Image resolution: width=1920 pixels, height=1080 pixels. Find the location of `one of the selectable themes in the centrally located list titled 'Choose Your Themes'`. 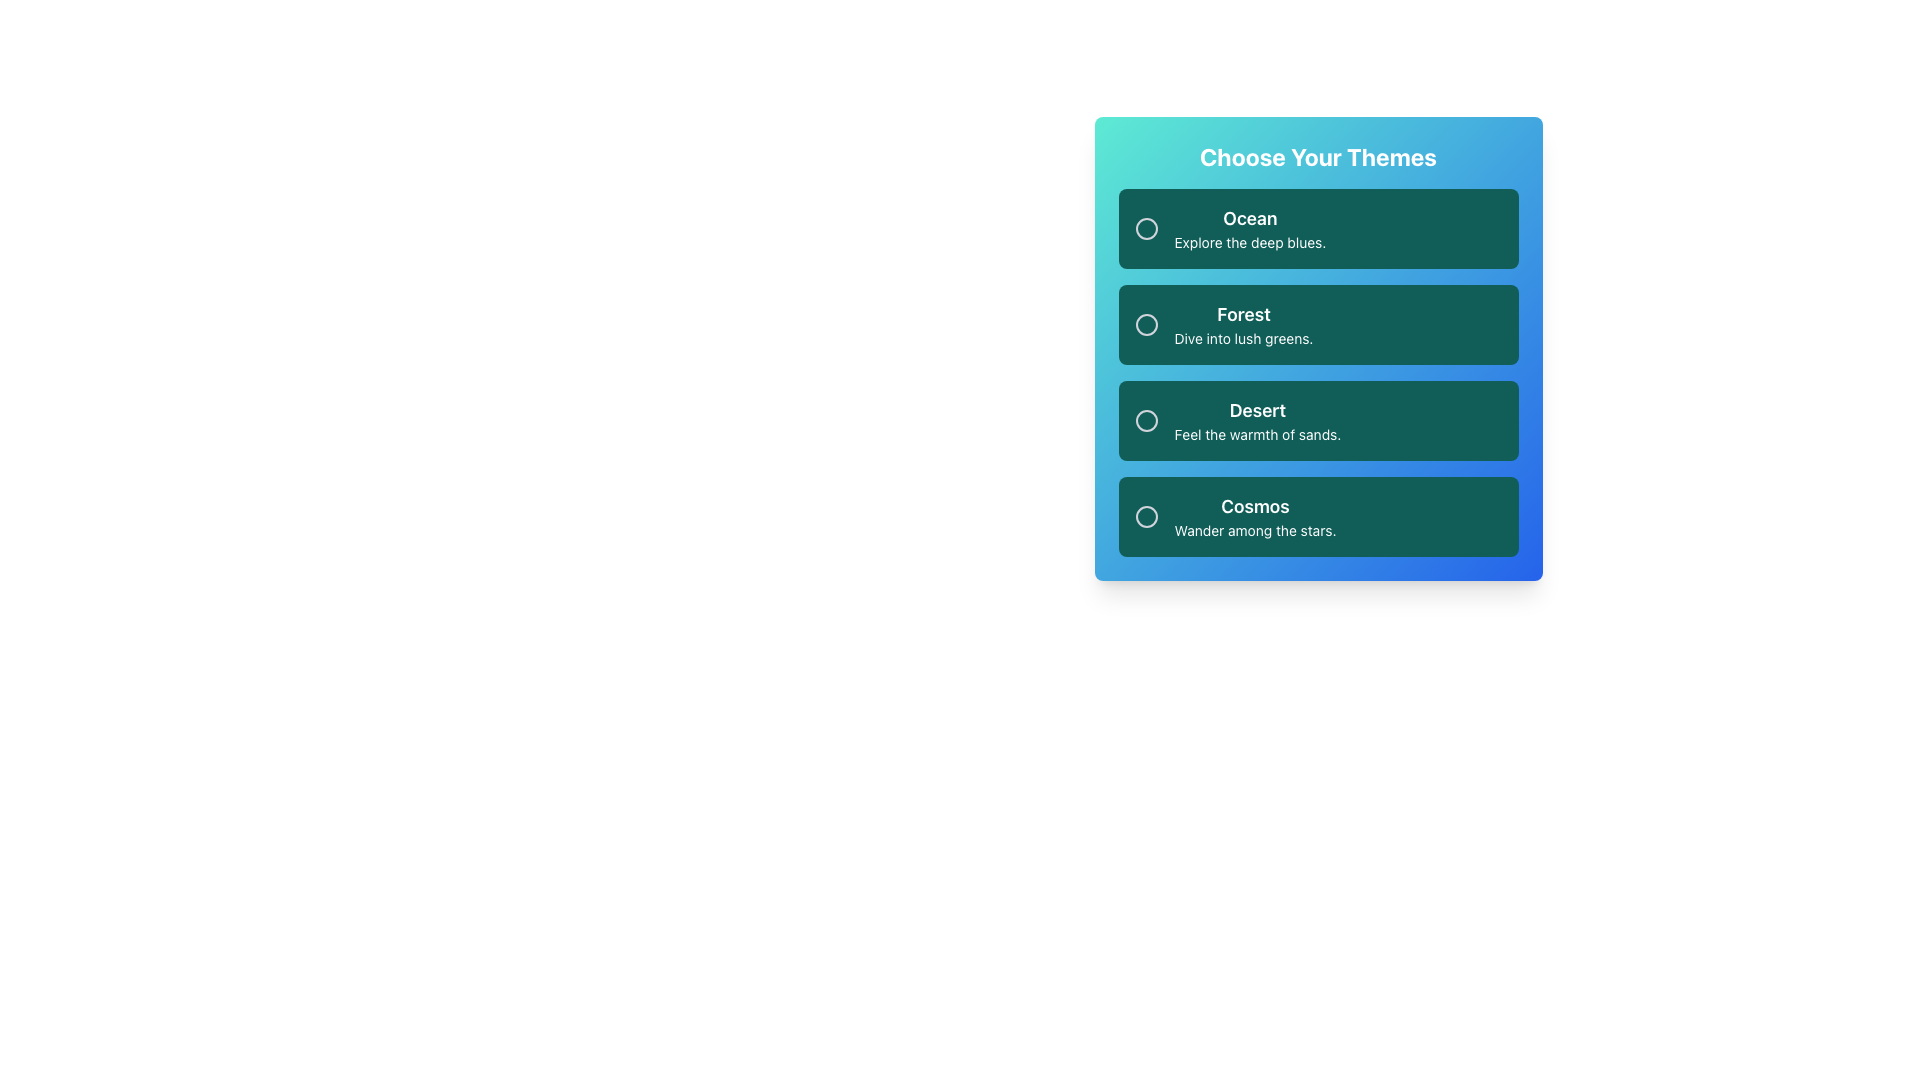

one of the selectable themes in the centrally located list titled 'Choose Your Themes' is located at coordinates (1318, 373).